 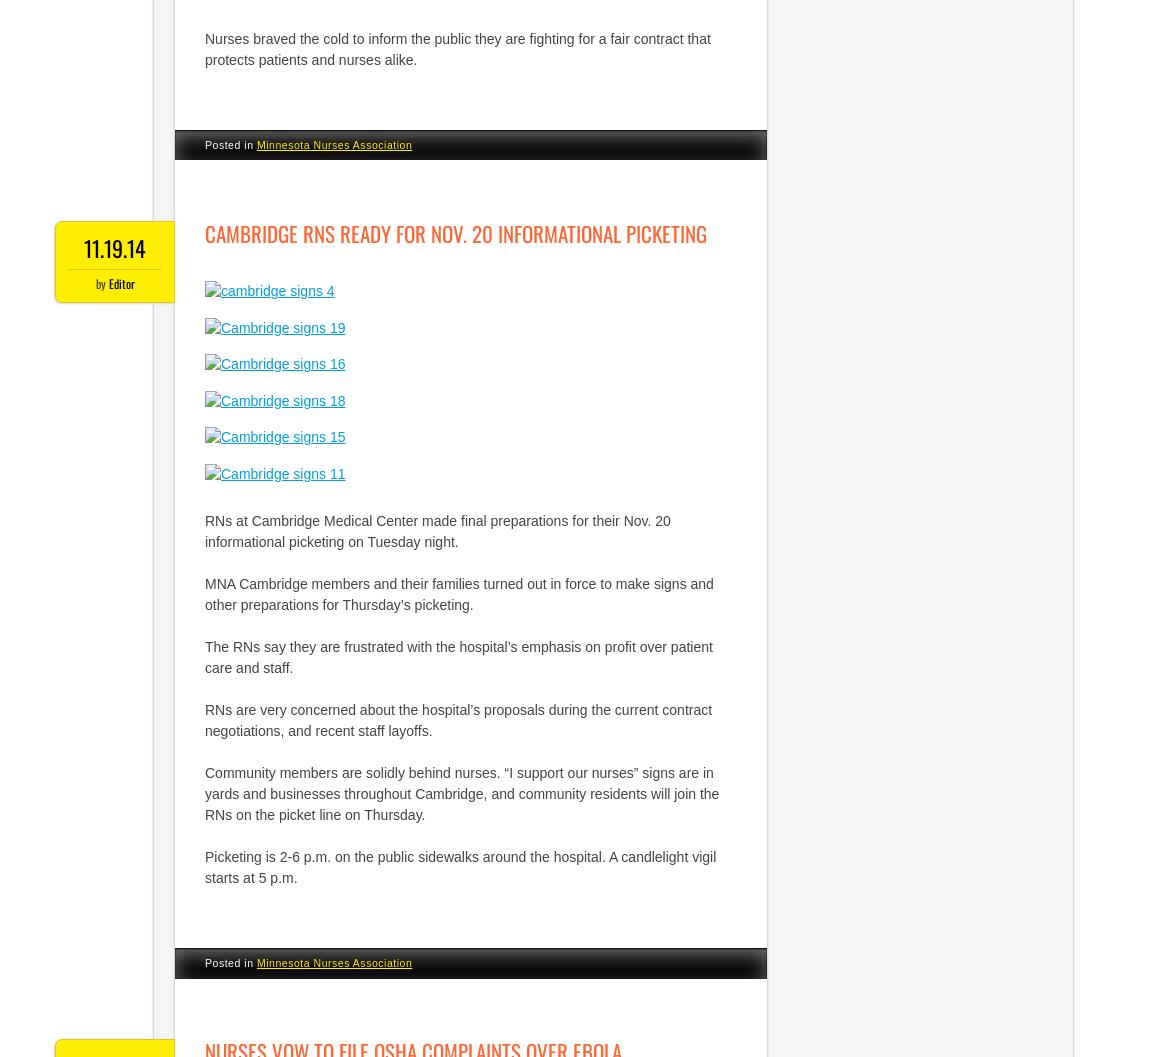 I want to click on 'The RNs say they are frustrated with the hospital’s emphasis on profit over patient care and staff.', so click(x=458, y=656).